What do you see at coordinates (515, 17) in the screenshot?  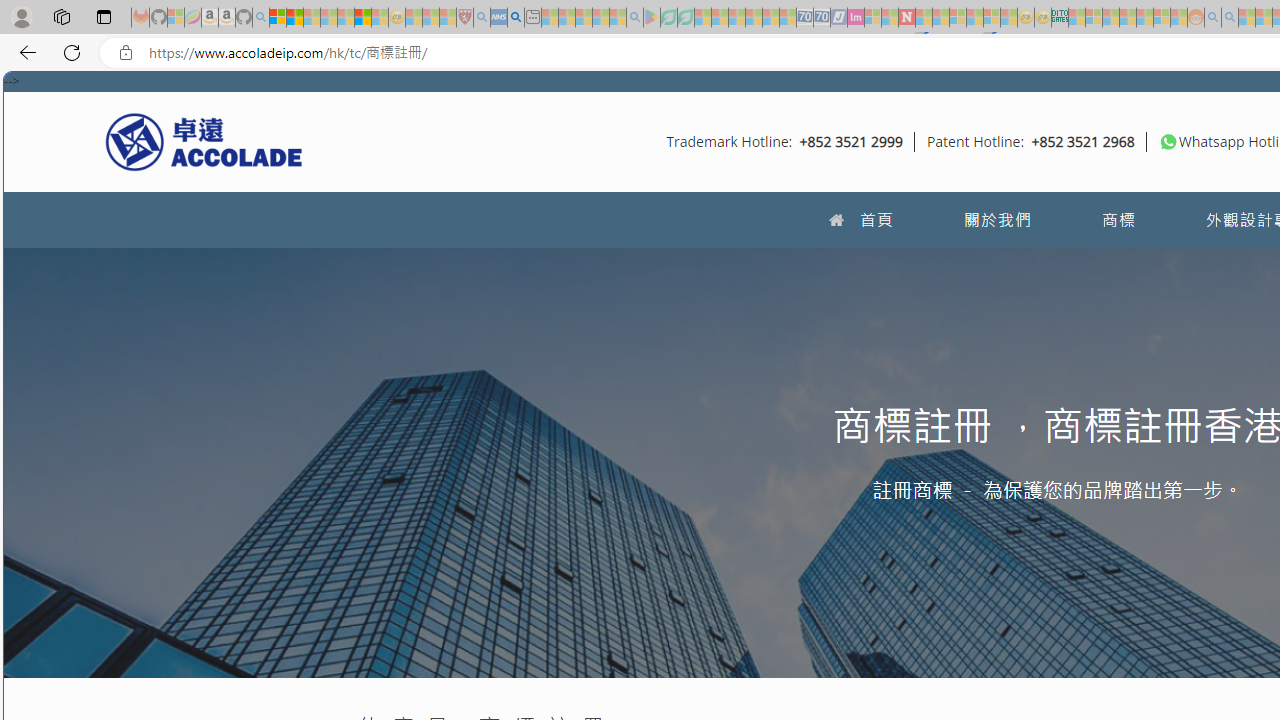 I see `'utah sues federal government - Search'` at bounding box center [515, 17].